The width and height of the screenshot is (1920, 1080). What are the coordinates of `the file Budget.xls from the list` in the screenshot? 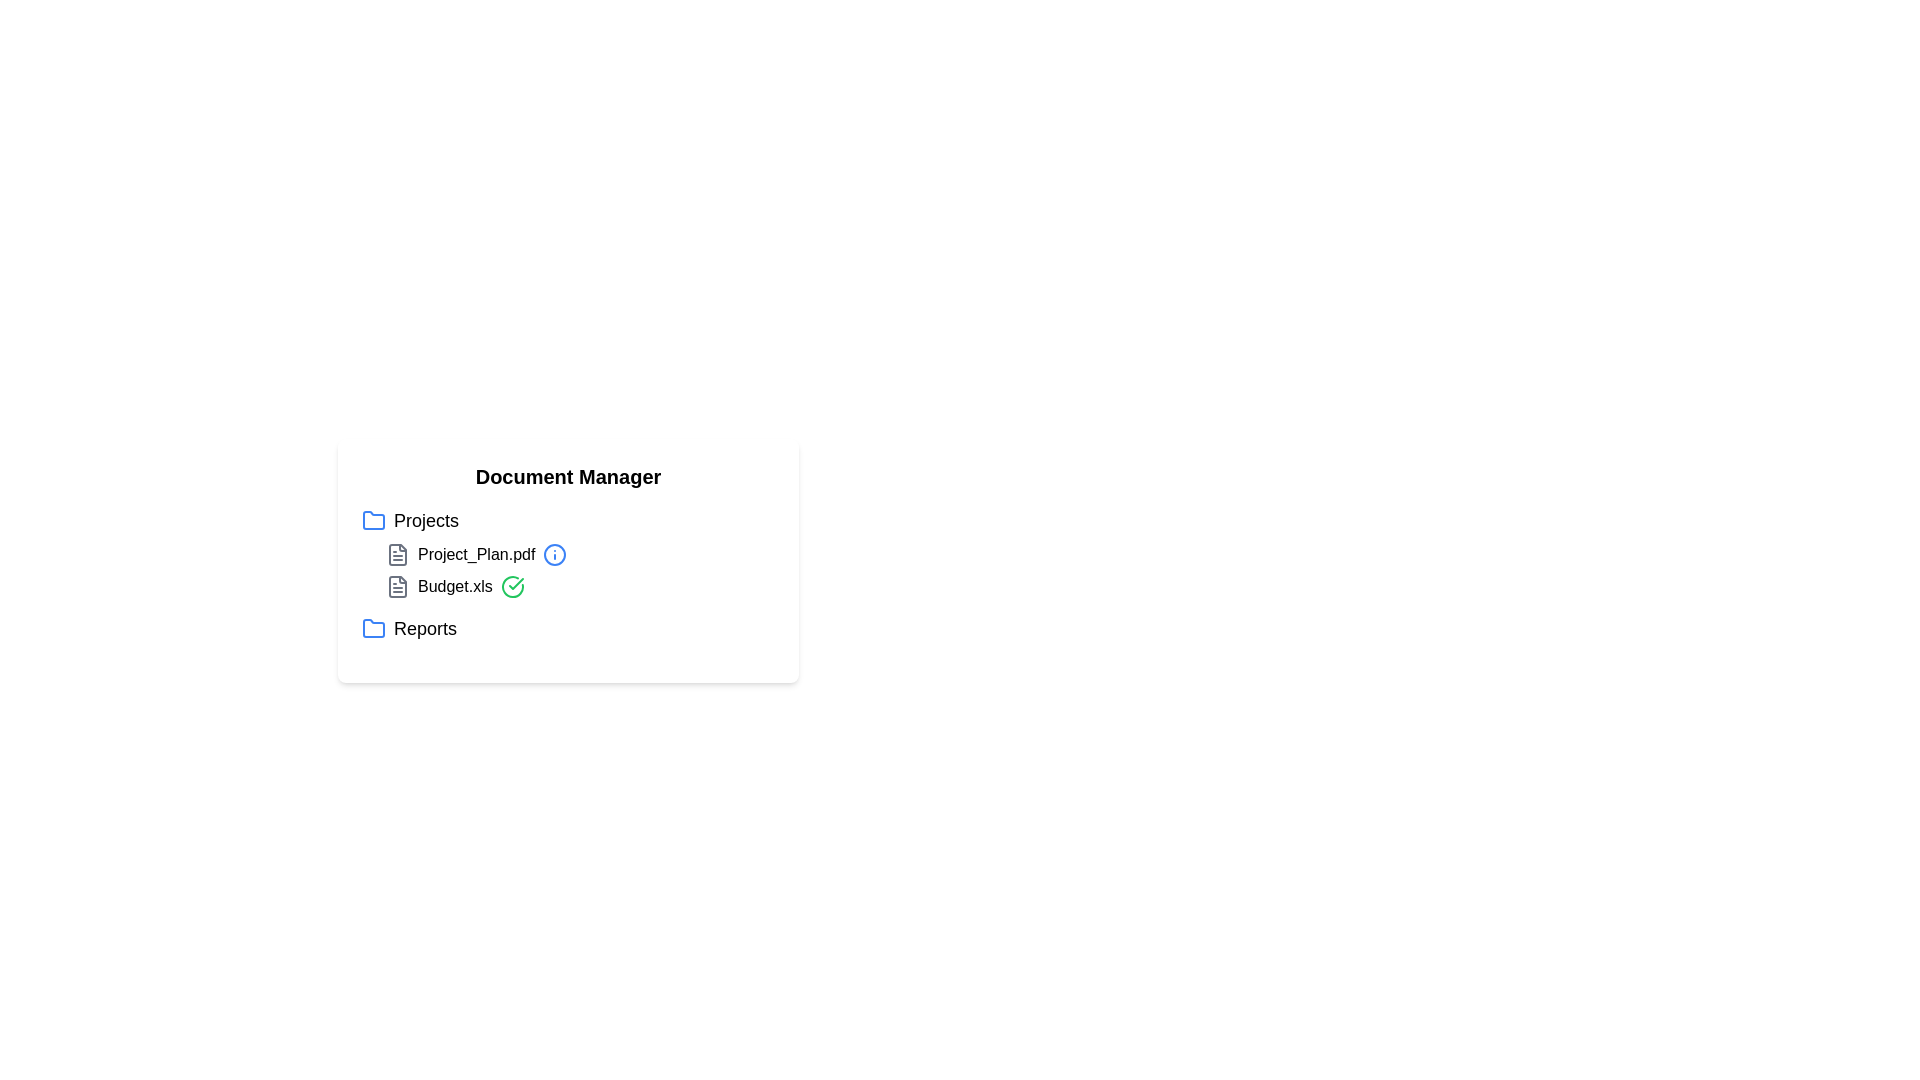 It's located at (454, 585).